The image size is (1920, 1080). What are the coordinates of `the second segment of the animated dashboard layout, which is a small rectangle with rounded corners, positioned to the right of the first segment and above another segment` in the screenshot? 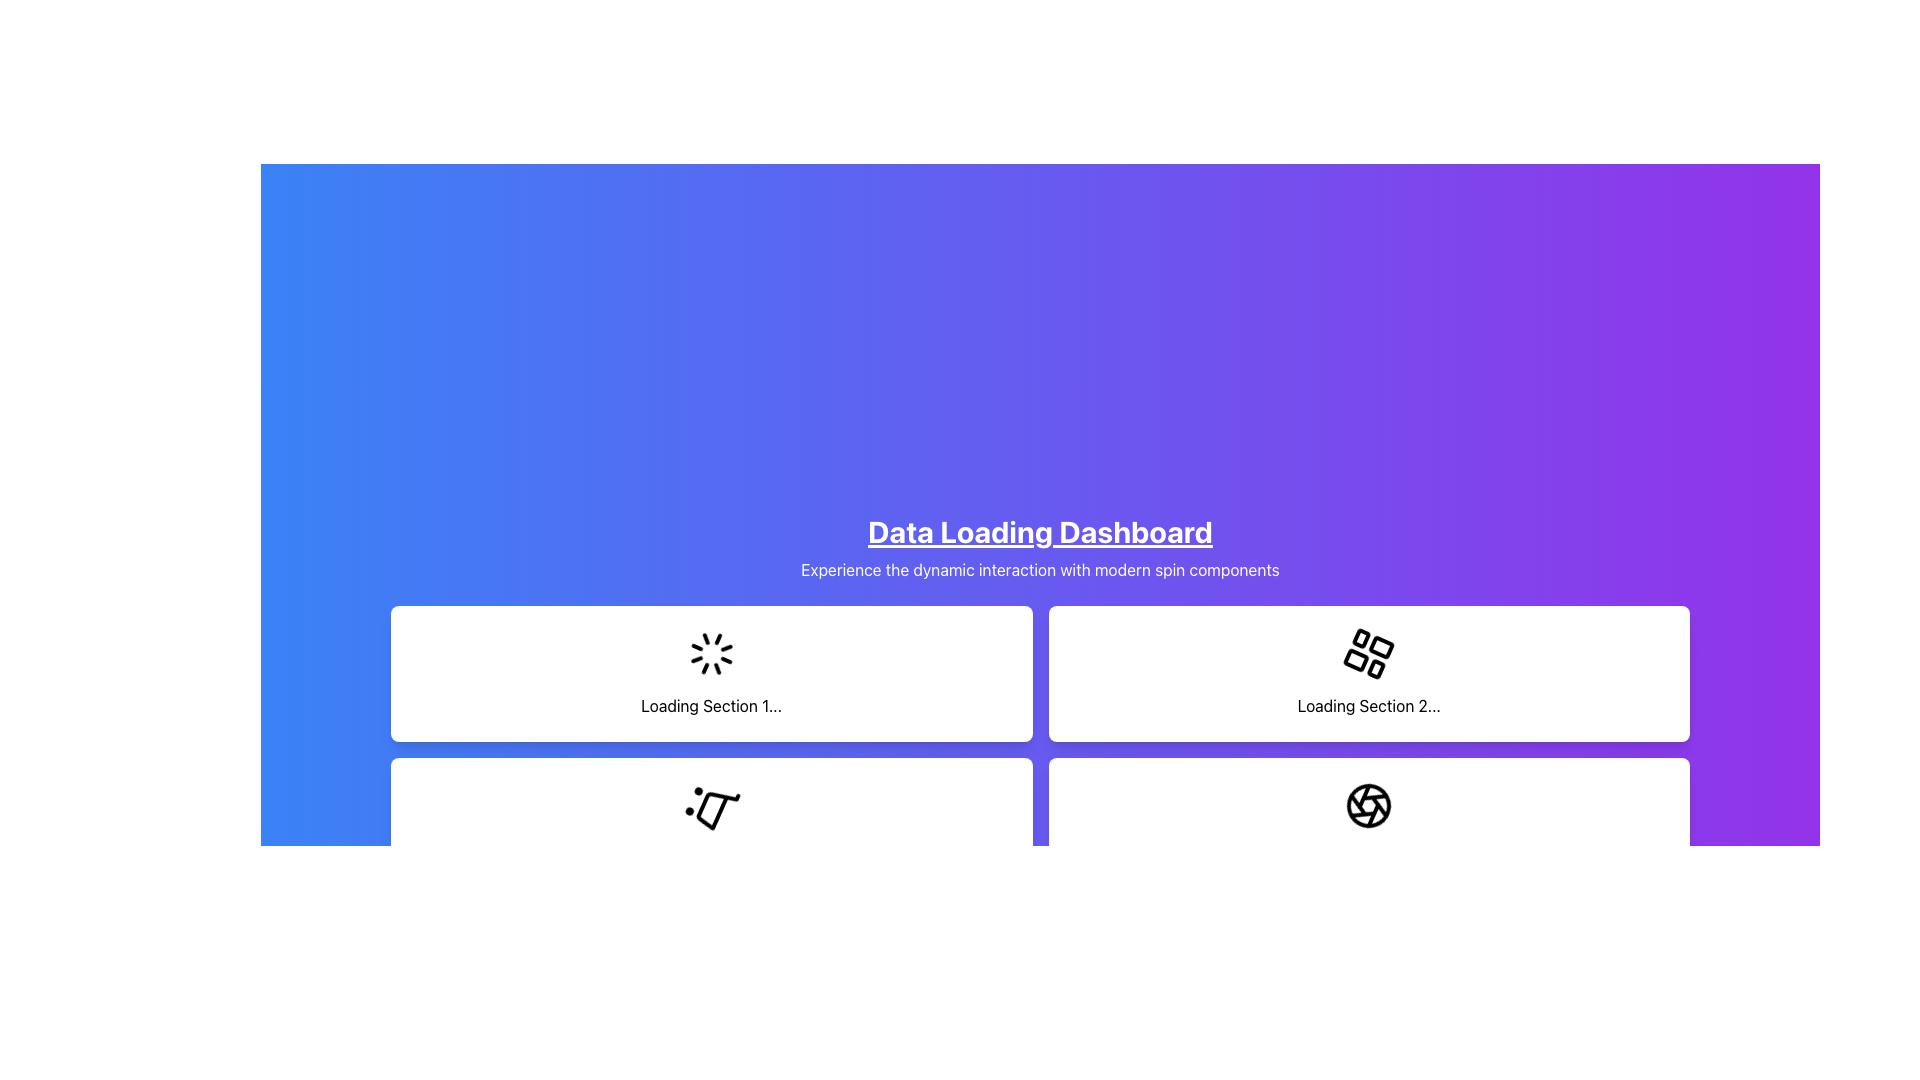 It's located at (1361, 669).